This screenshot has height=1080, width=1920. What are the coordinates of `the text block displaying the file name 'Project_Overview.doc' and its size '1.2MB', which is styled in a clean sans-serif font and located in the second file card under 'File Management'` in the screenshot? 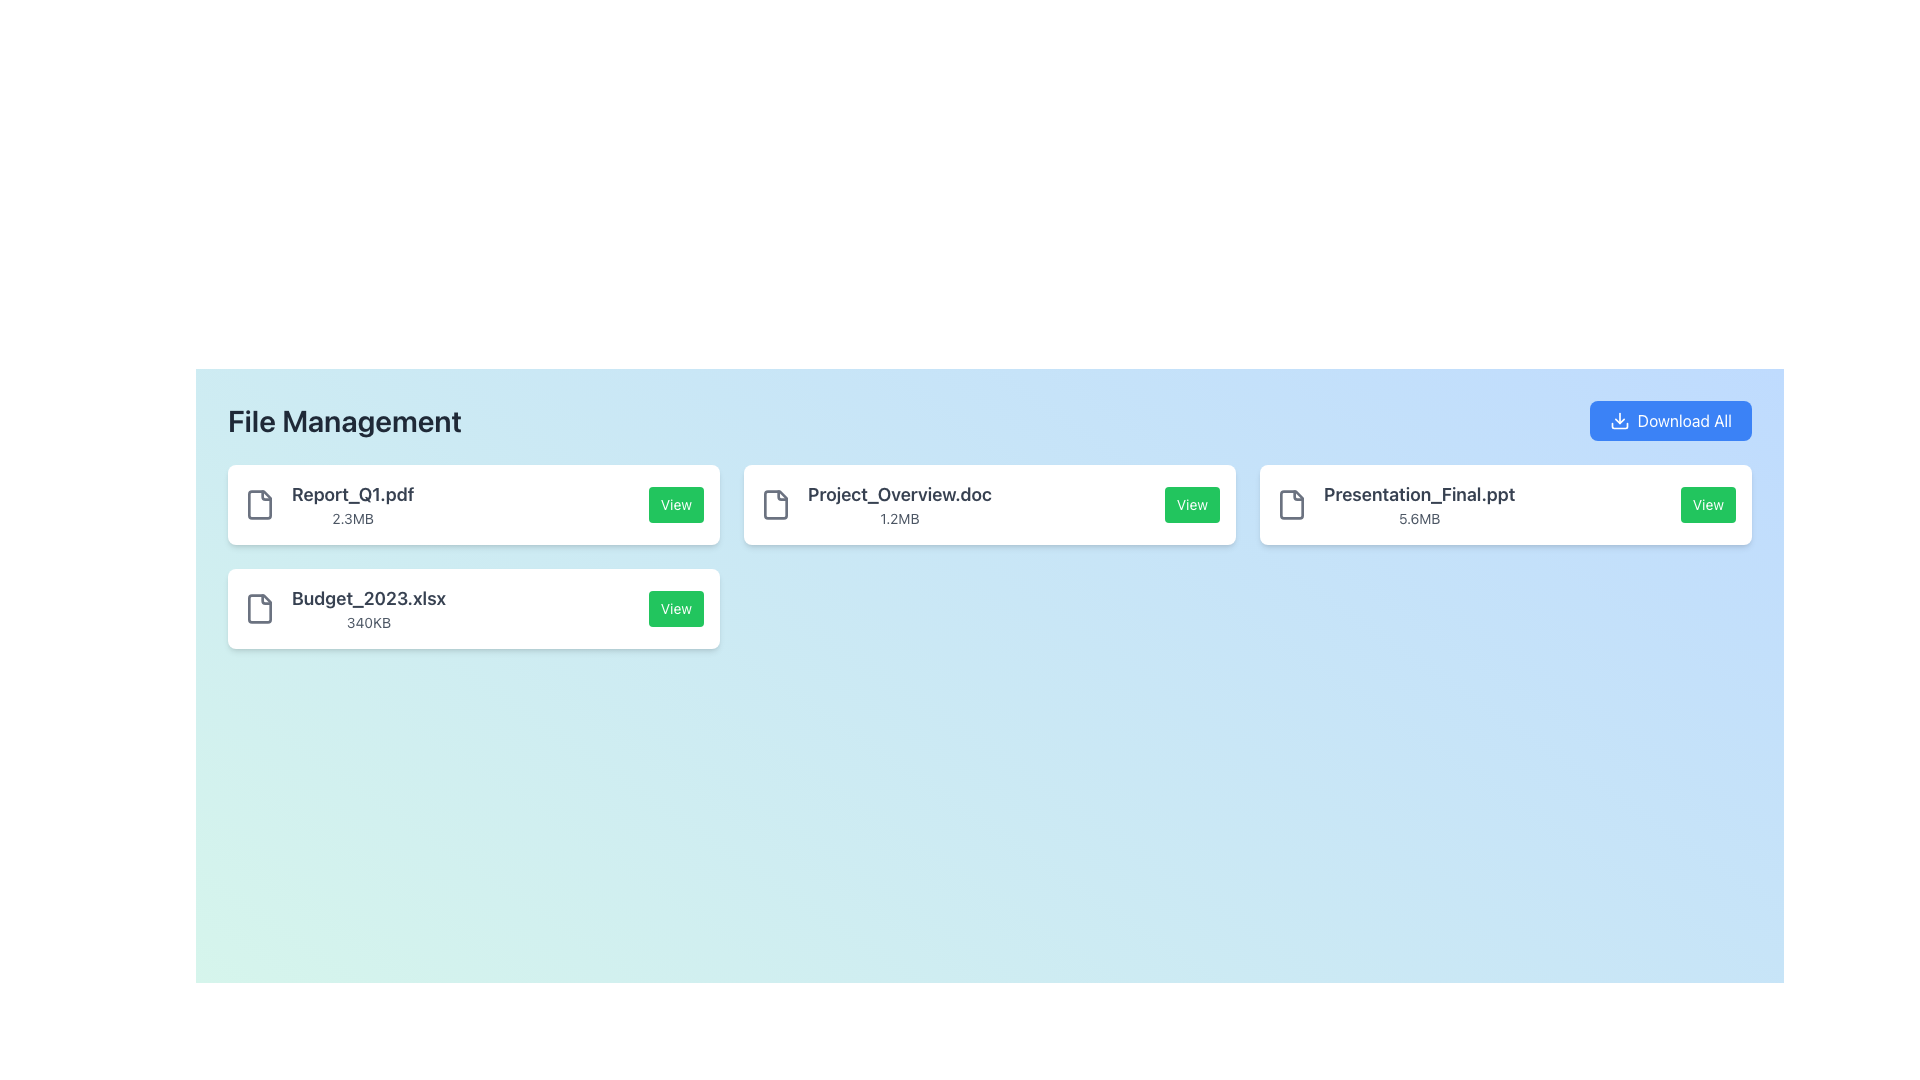 It's located at (875, 504).